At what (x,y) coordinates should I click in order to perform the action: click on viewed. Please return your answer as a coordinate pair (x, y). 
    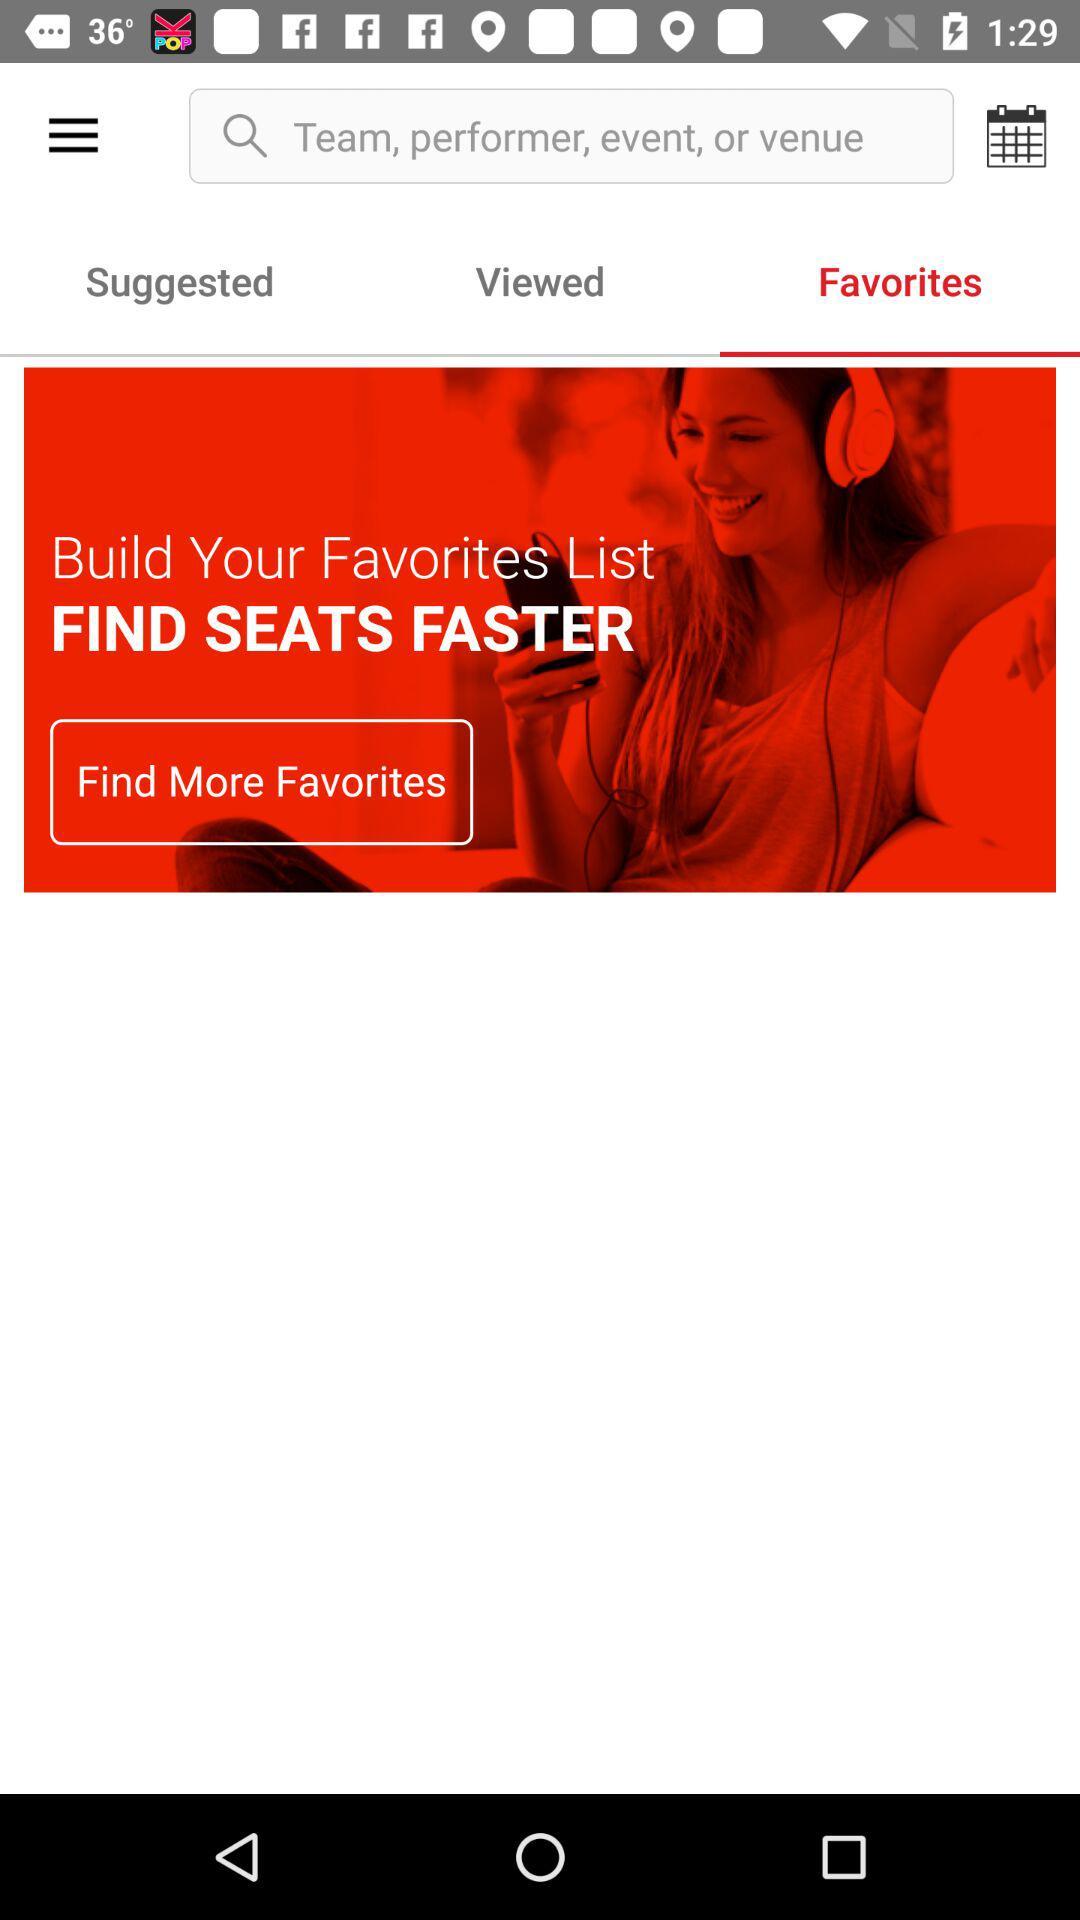
    Looking at the image, I should click on (540, 279).